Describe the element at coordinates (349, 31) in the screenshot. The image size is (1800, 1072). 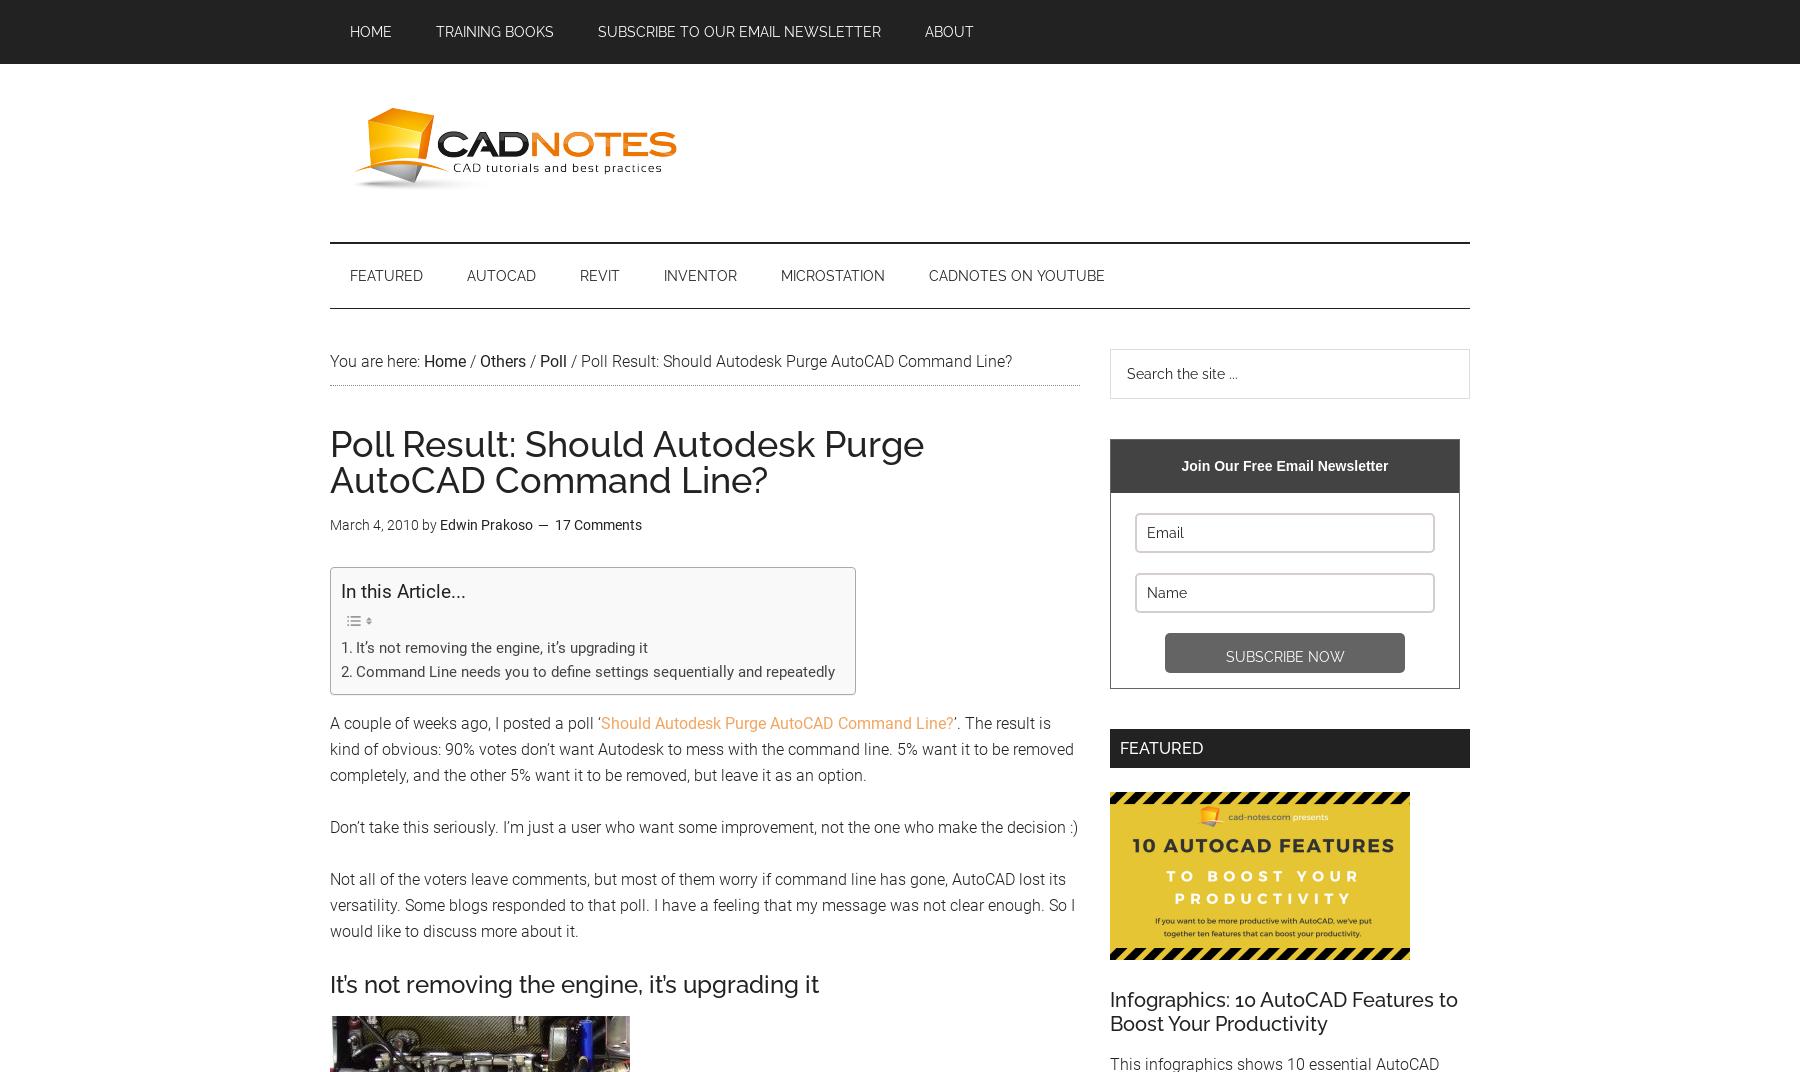
I see `'Home'` at that location.